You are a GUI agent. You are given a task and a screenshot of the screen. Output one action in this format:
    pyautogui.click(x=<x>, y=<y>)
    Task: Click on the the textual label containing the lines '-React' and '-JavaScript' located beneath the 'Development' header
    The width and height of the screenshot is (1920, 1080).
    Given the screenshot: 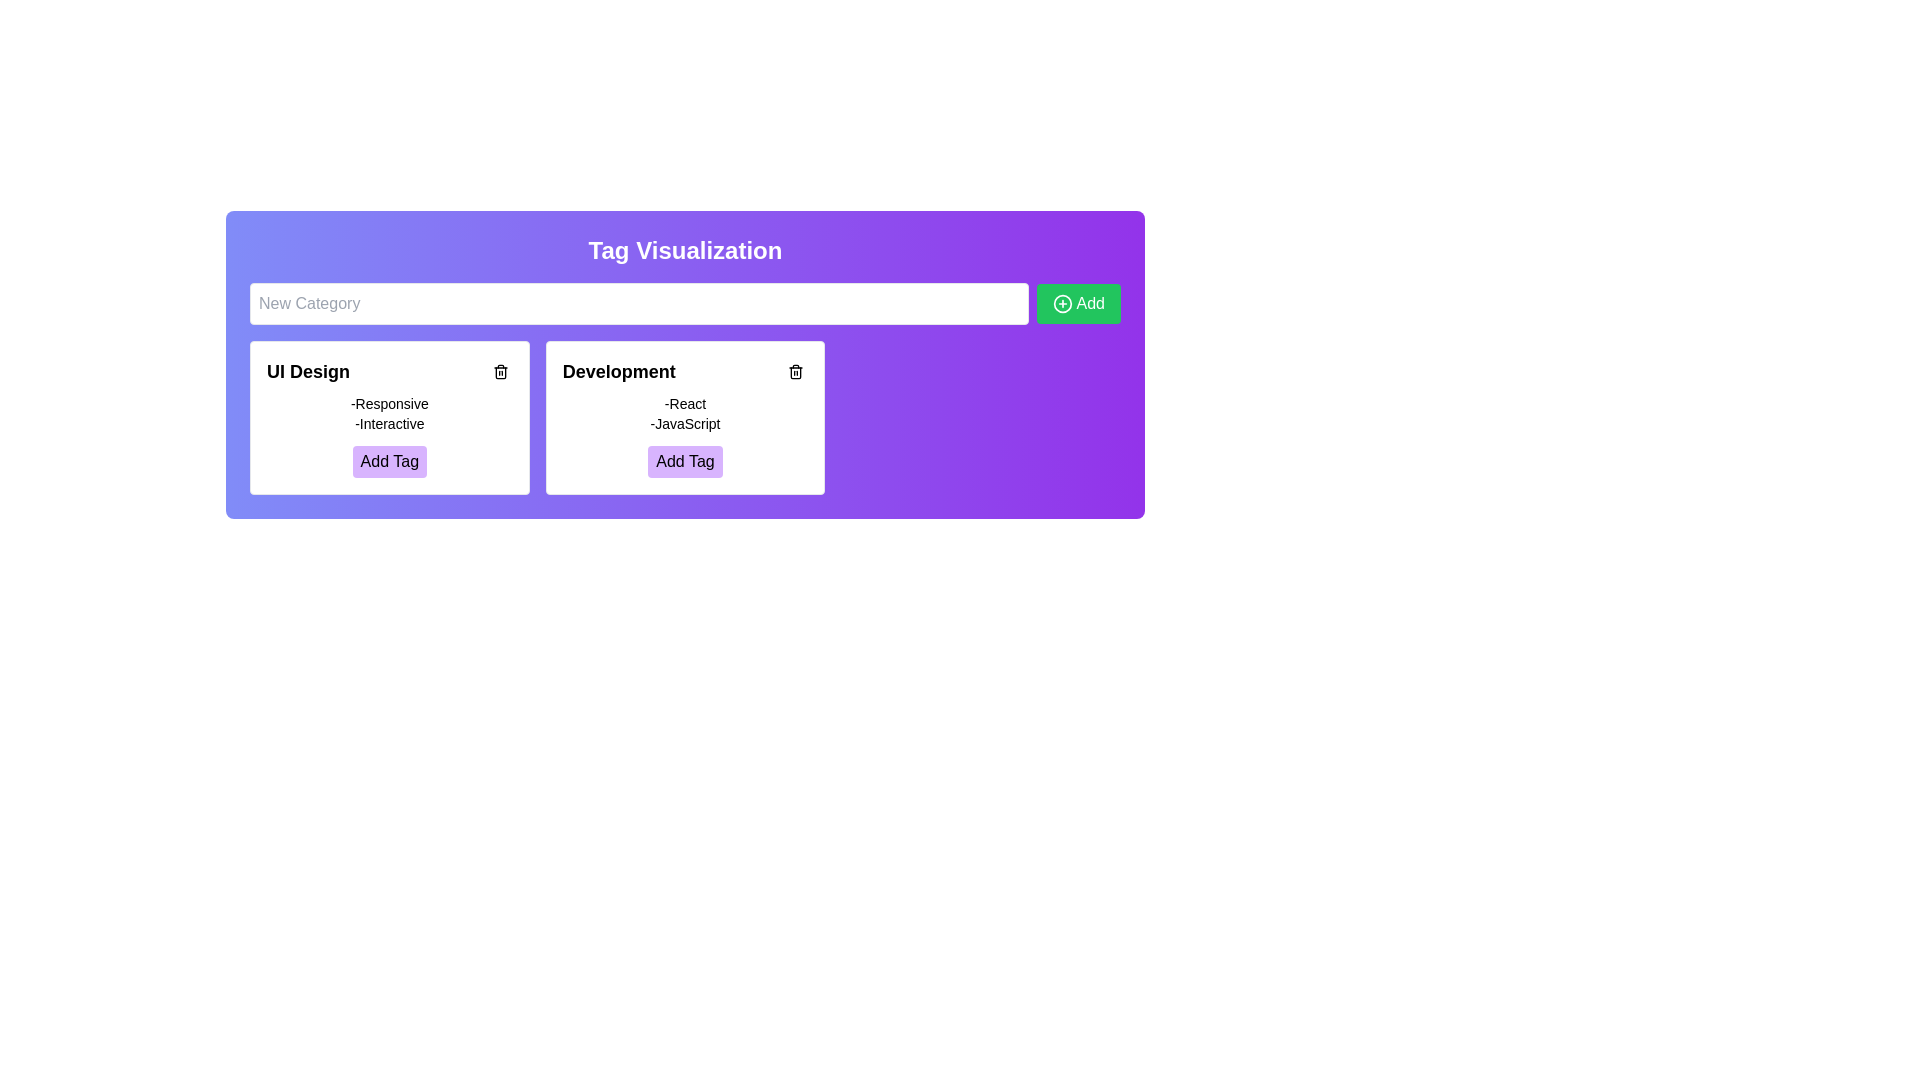 What is the action you would take?
    pyautogui.click(x=685, y=412)
    